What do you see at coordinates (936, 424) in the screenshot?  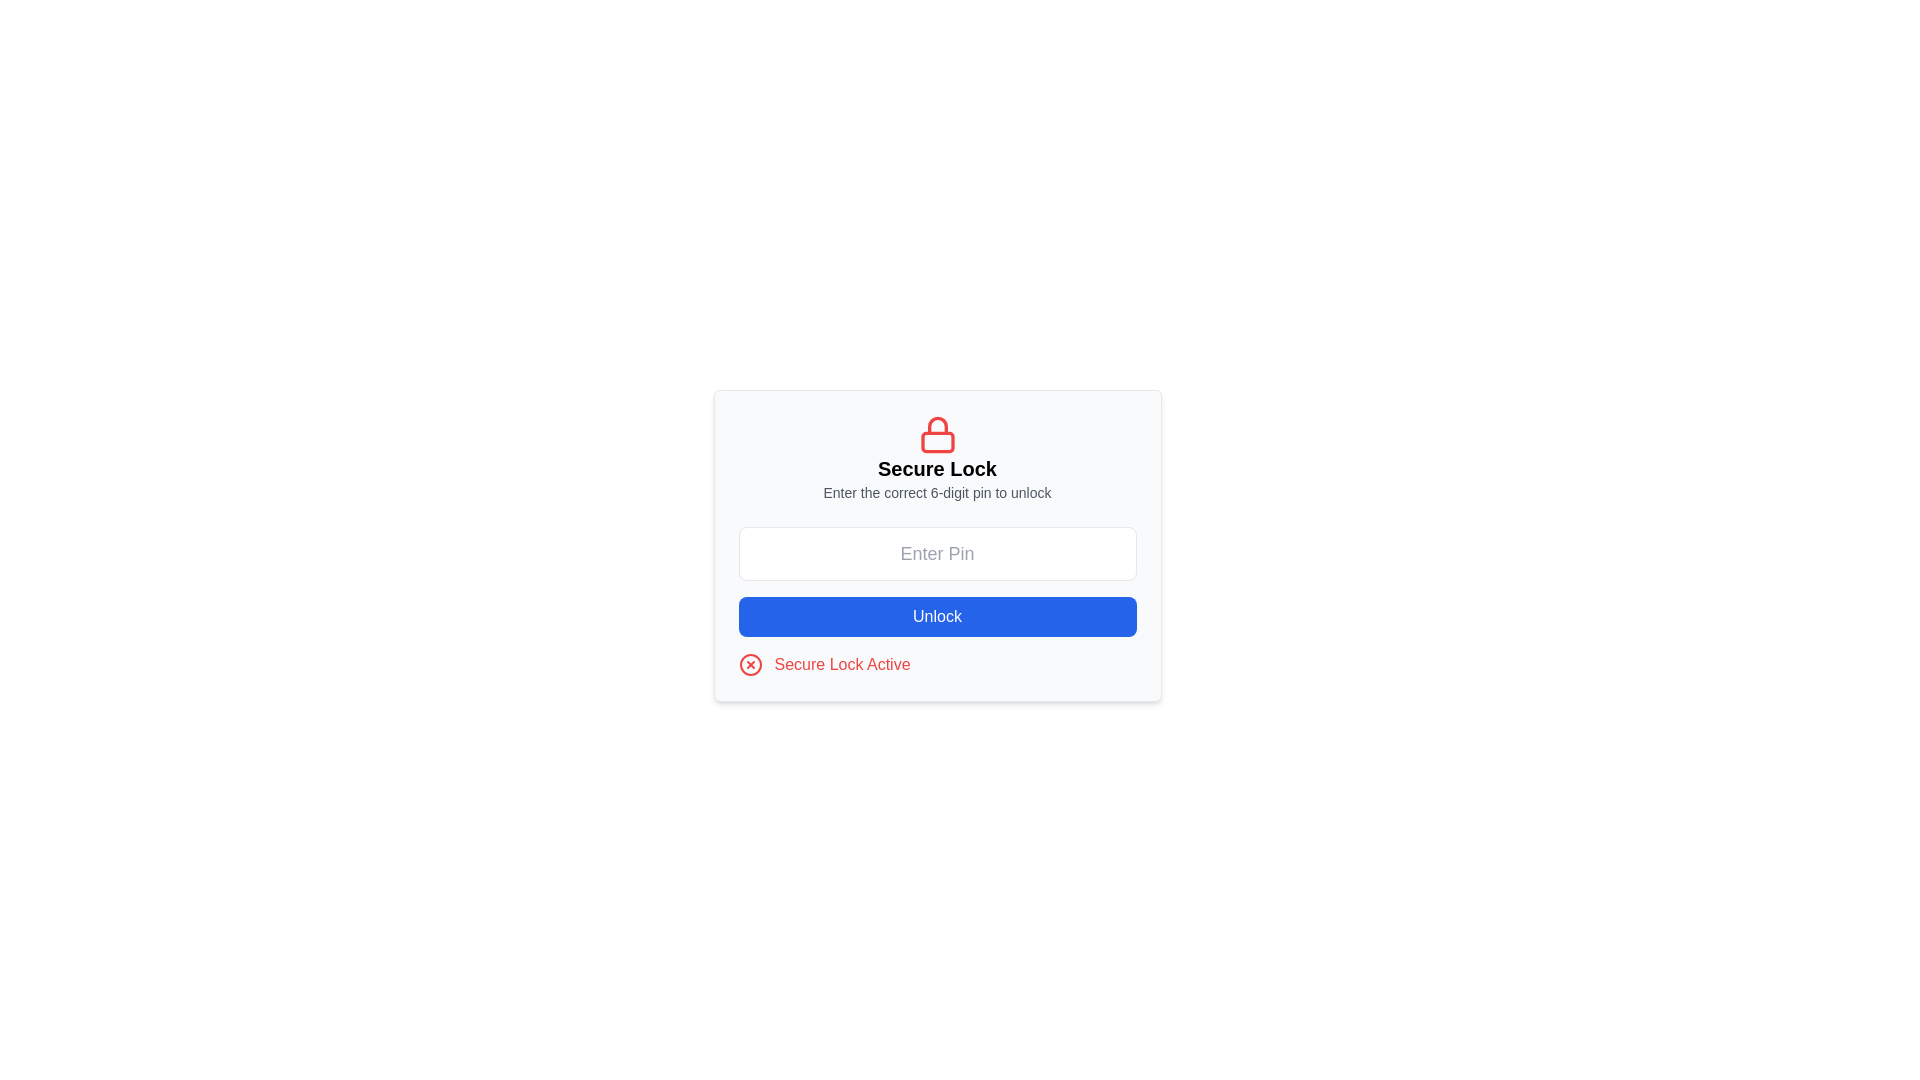 I see `the upper part of the lock icon, which represents the shackle and signifies security or restricted access, located at the top center of the dialog box` at bounding box center [936, 424].